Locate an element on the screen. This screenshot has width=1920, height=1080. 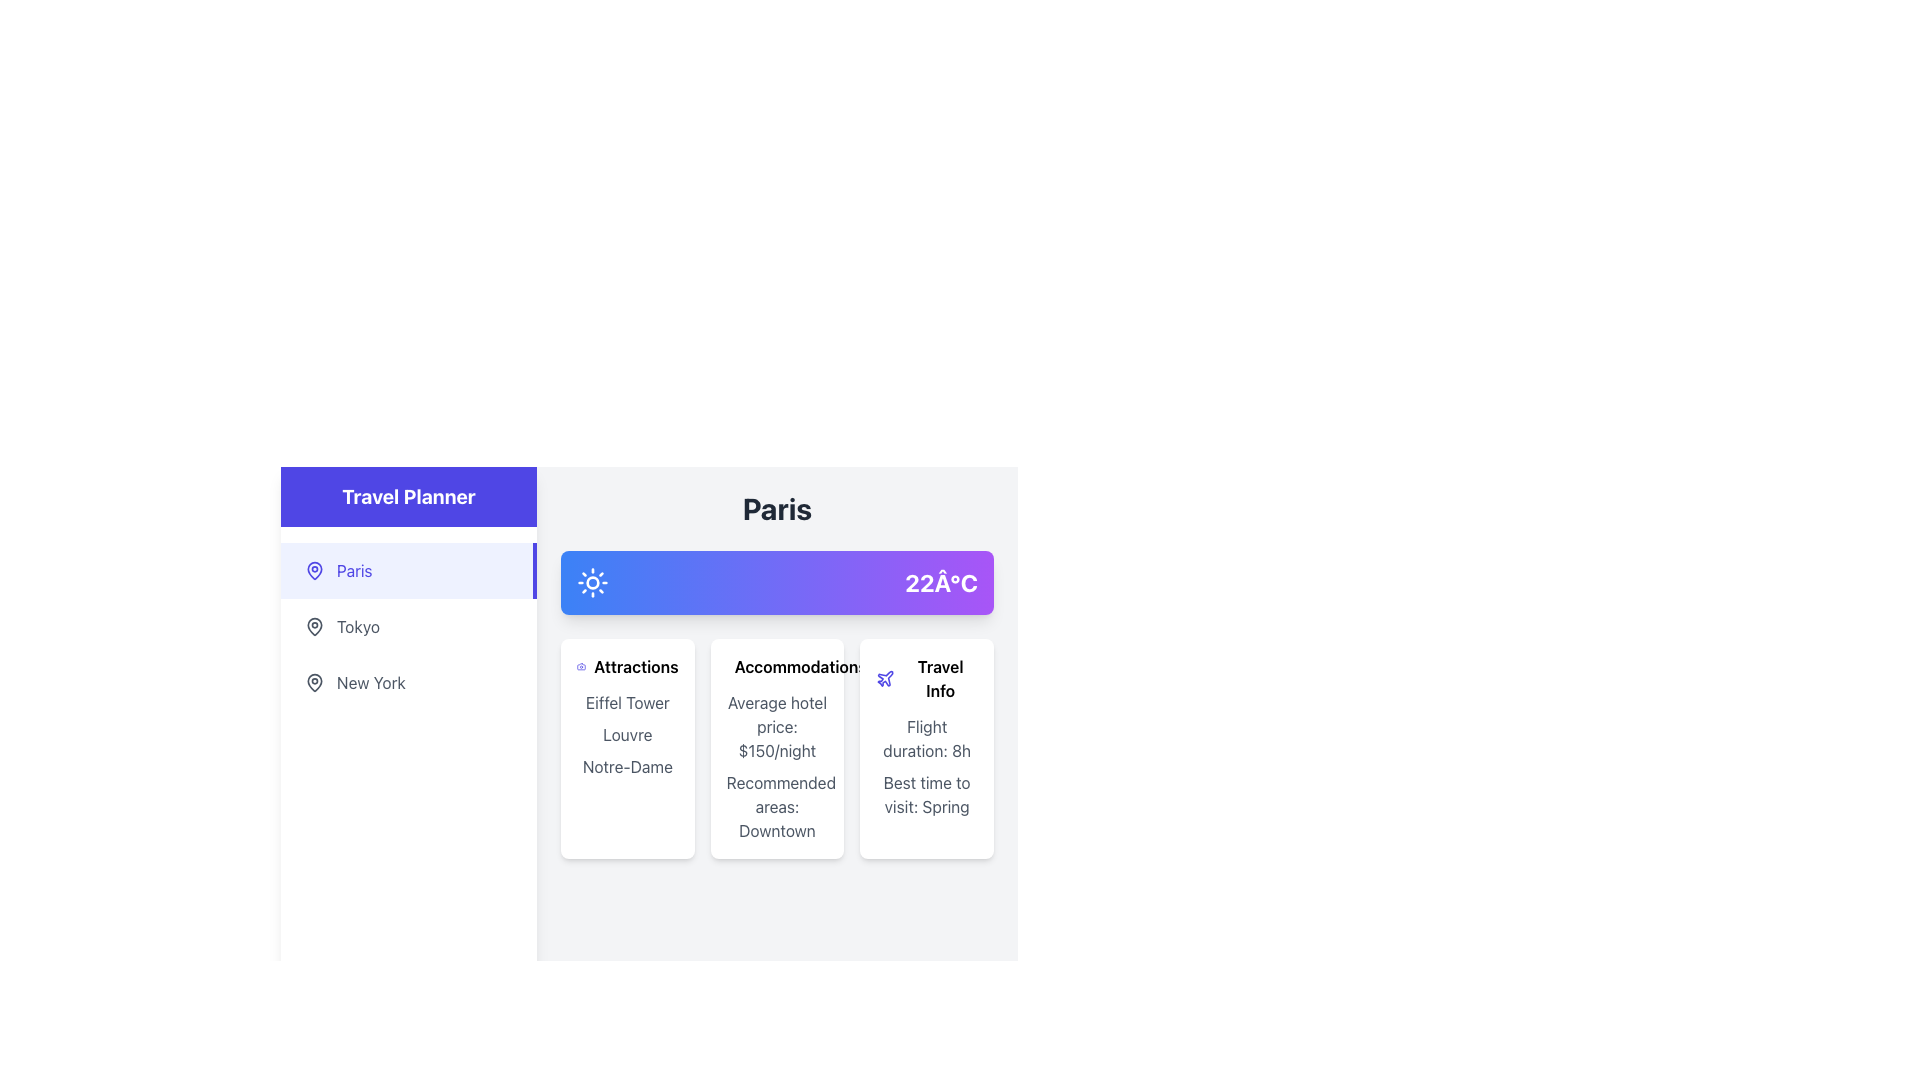
the text fragment displaying 'Notre-Dame' in gray color, which is the third item in the vertical list within the 'Attractions' card is located at coordinates (626, 766).